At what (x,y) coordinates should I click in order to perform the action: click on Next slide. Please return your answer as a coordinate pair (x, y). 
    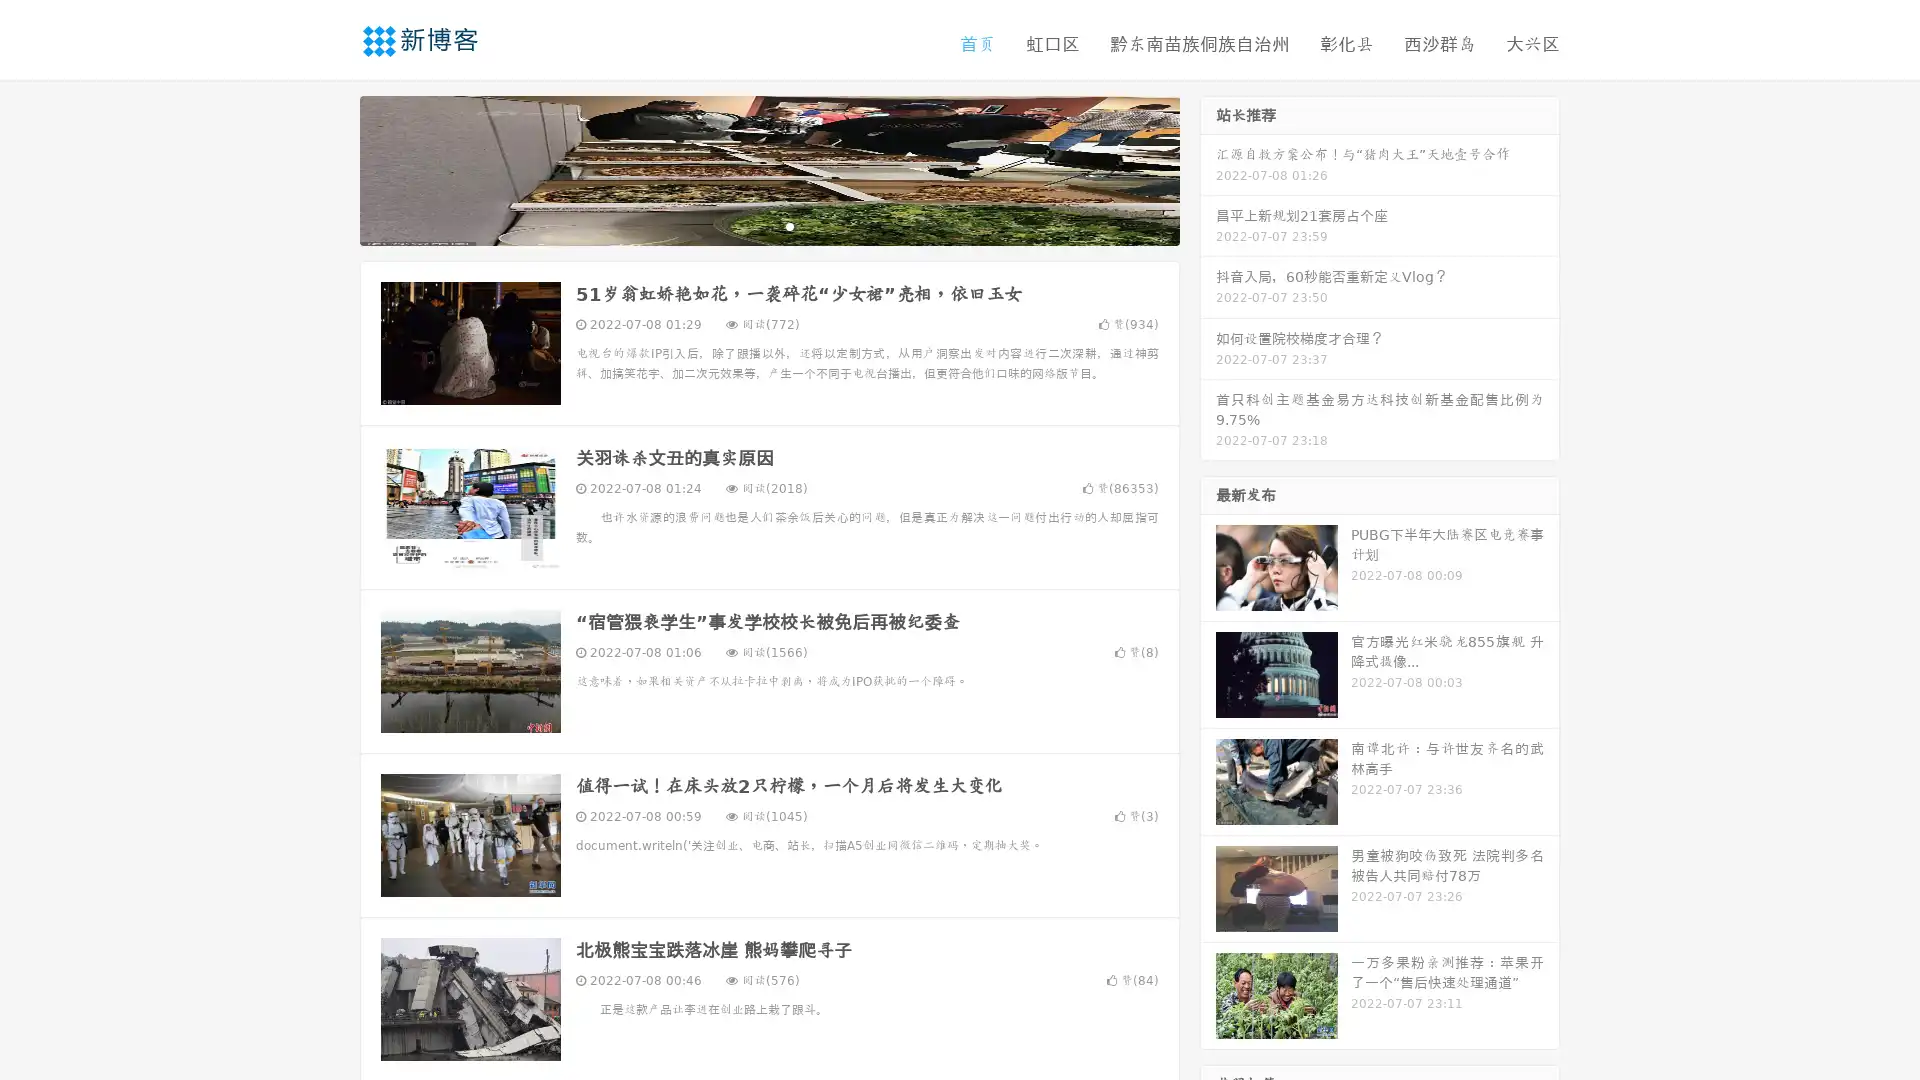
    Looking at the image, I should click on (1208, 168).